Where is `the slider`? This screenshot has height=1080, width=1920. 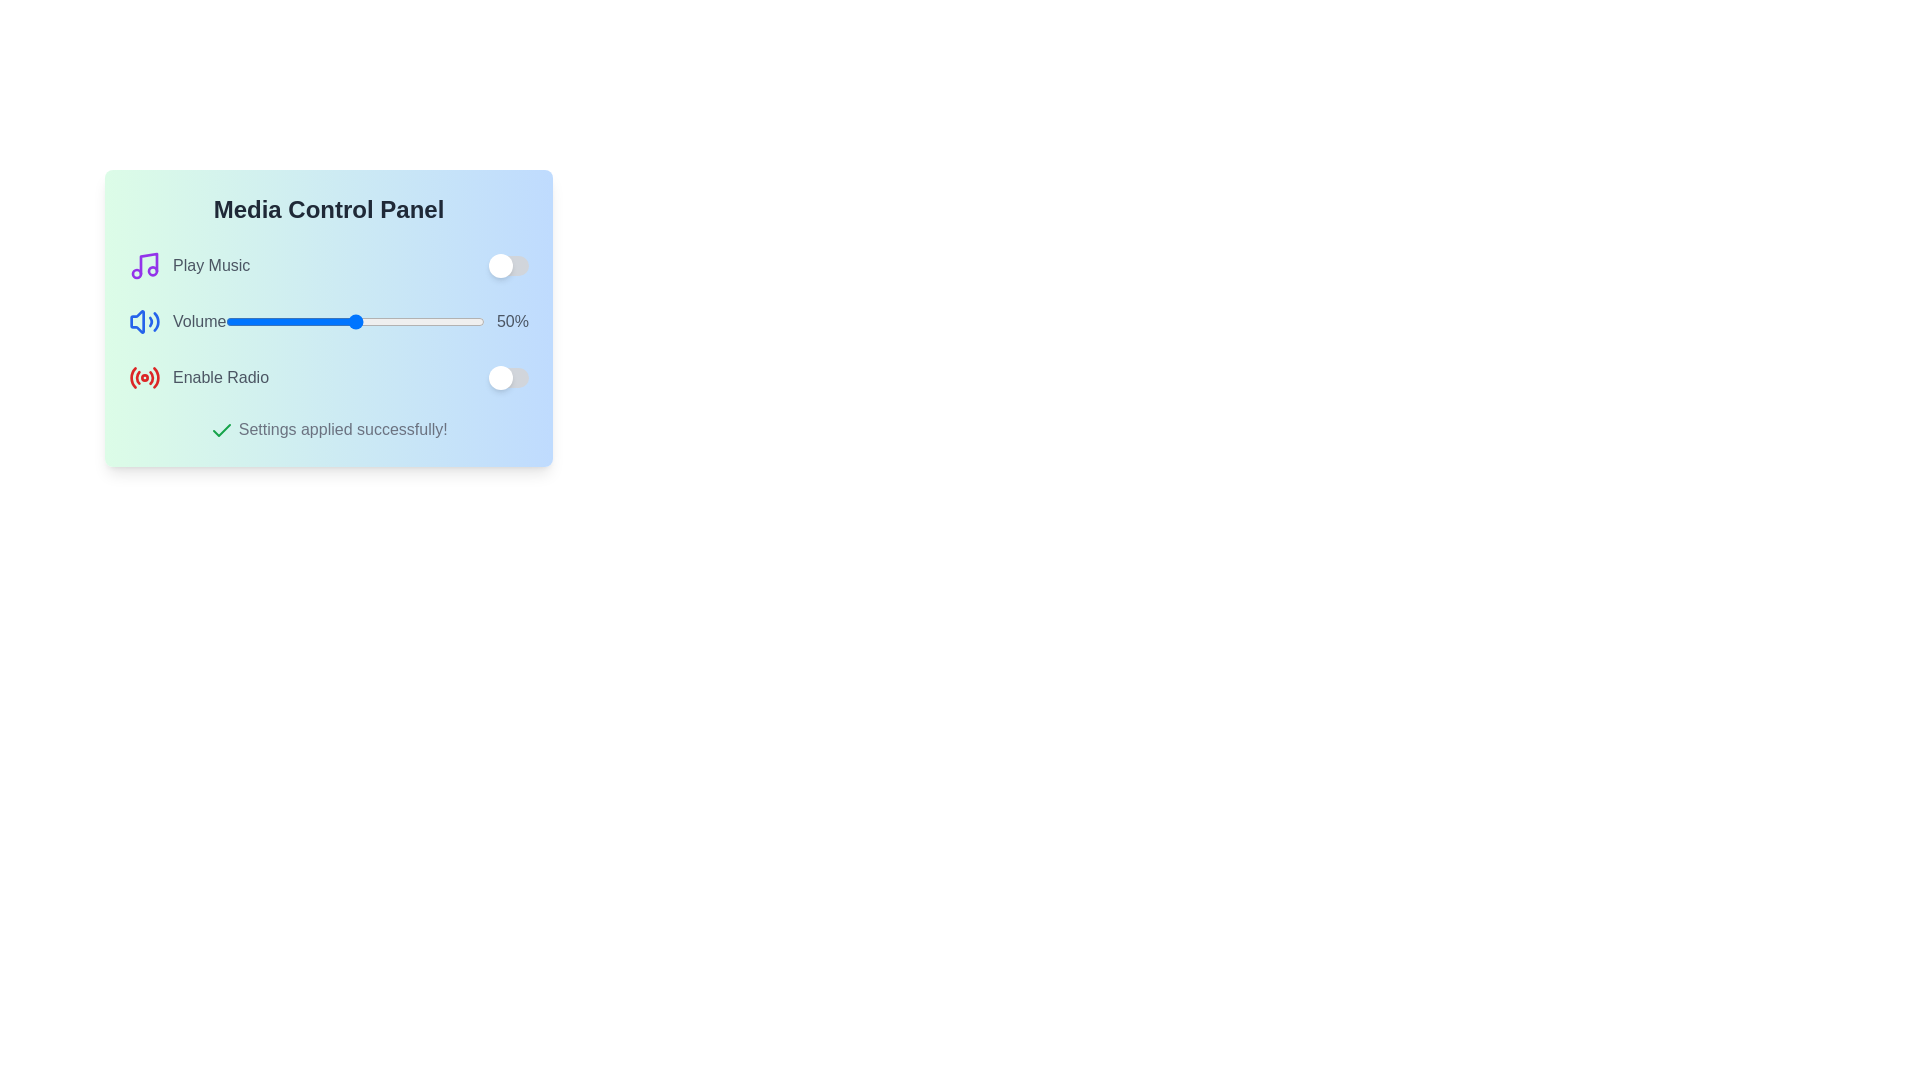 the slider is located at coordinates (347, 320).